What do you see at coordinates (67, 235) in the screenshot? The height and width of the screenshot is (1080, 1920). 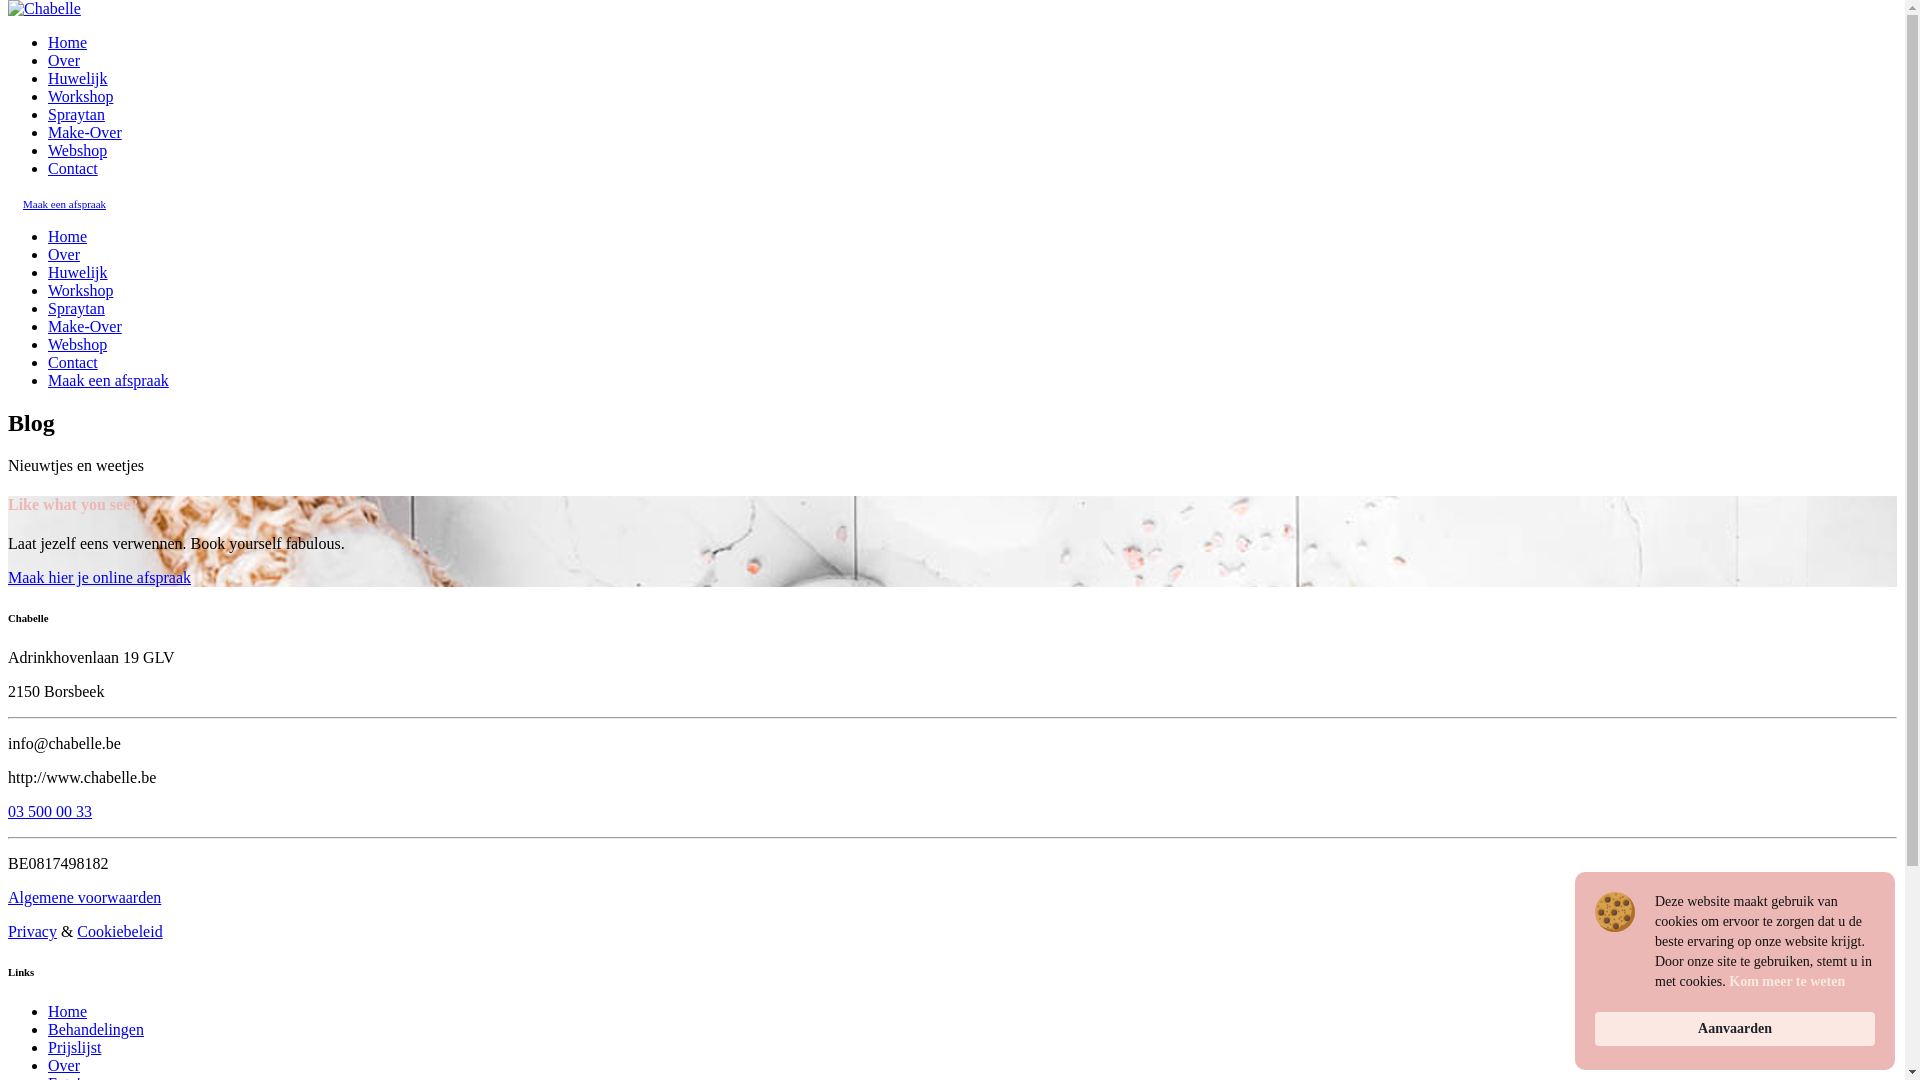 I see `'Home'` at bounding box center [67, 235].